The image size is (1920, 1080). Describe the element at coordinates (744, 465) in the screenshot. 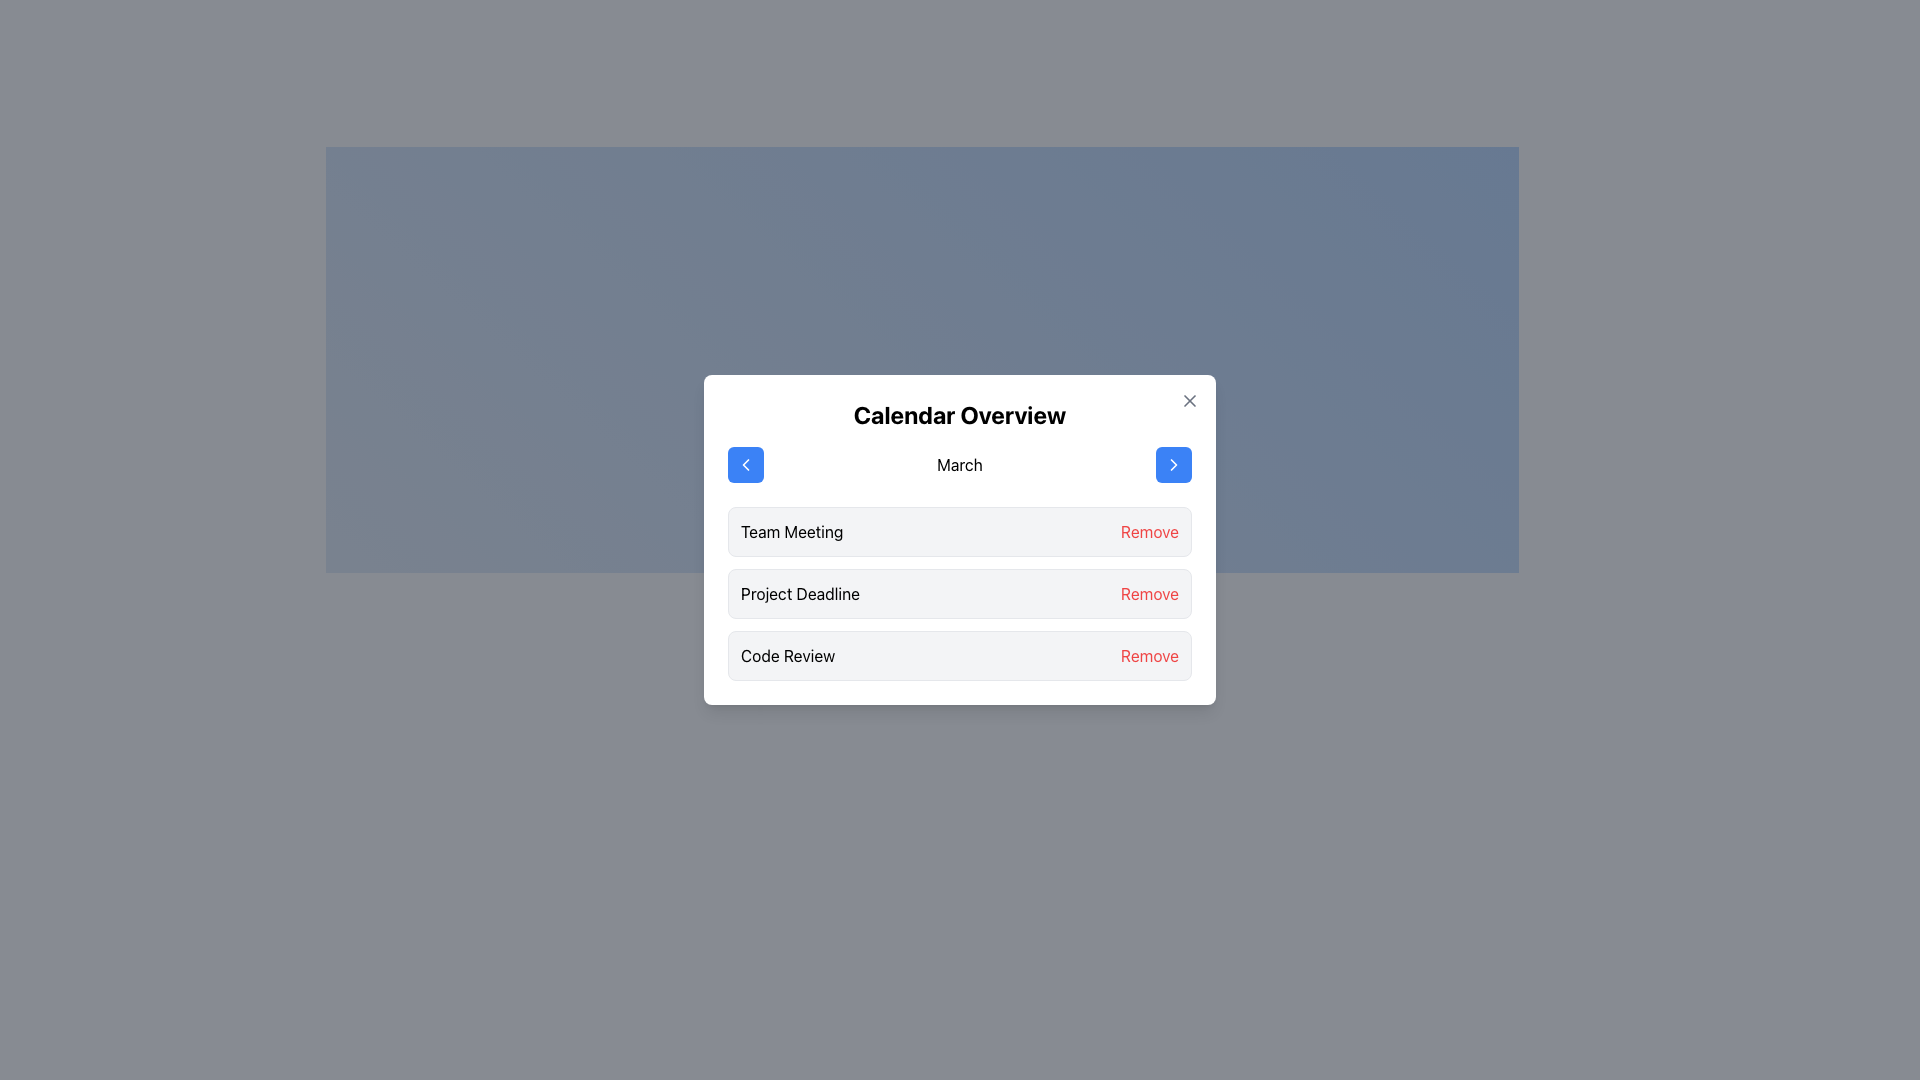

I see `the back navigation button located in the top-left corner of the white dialog box` at that location.